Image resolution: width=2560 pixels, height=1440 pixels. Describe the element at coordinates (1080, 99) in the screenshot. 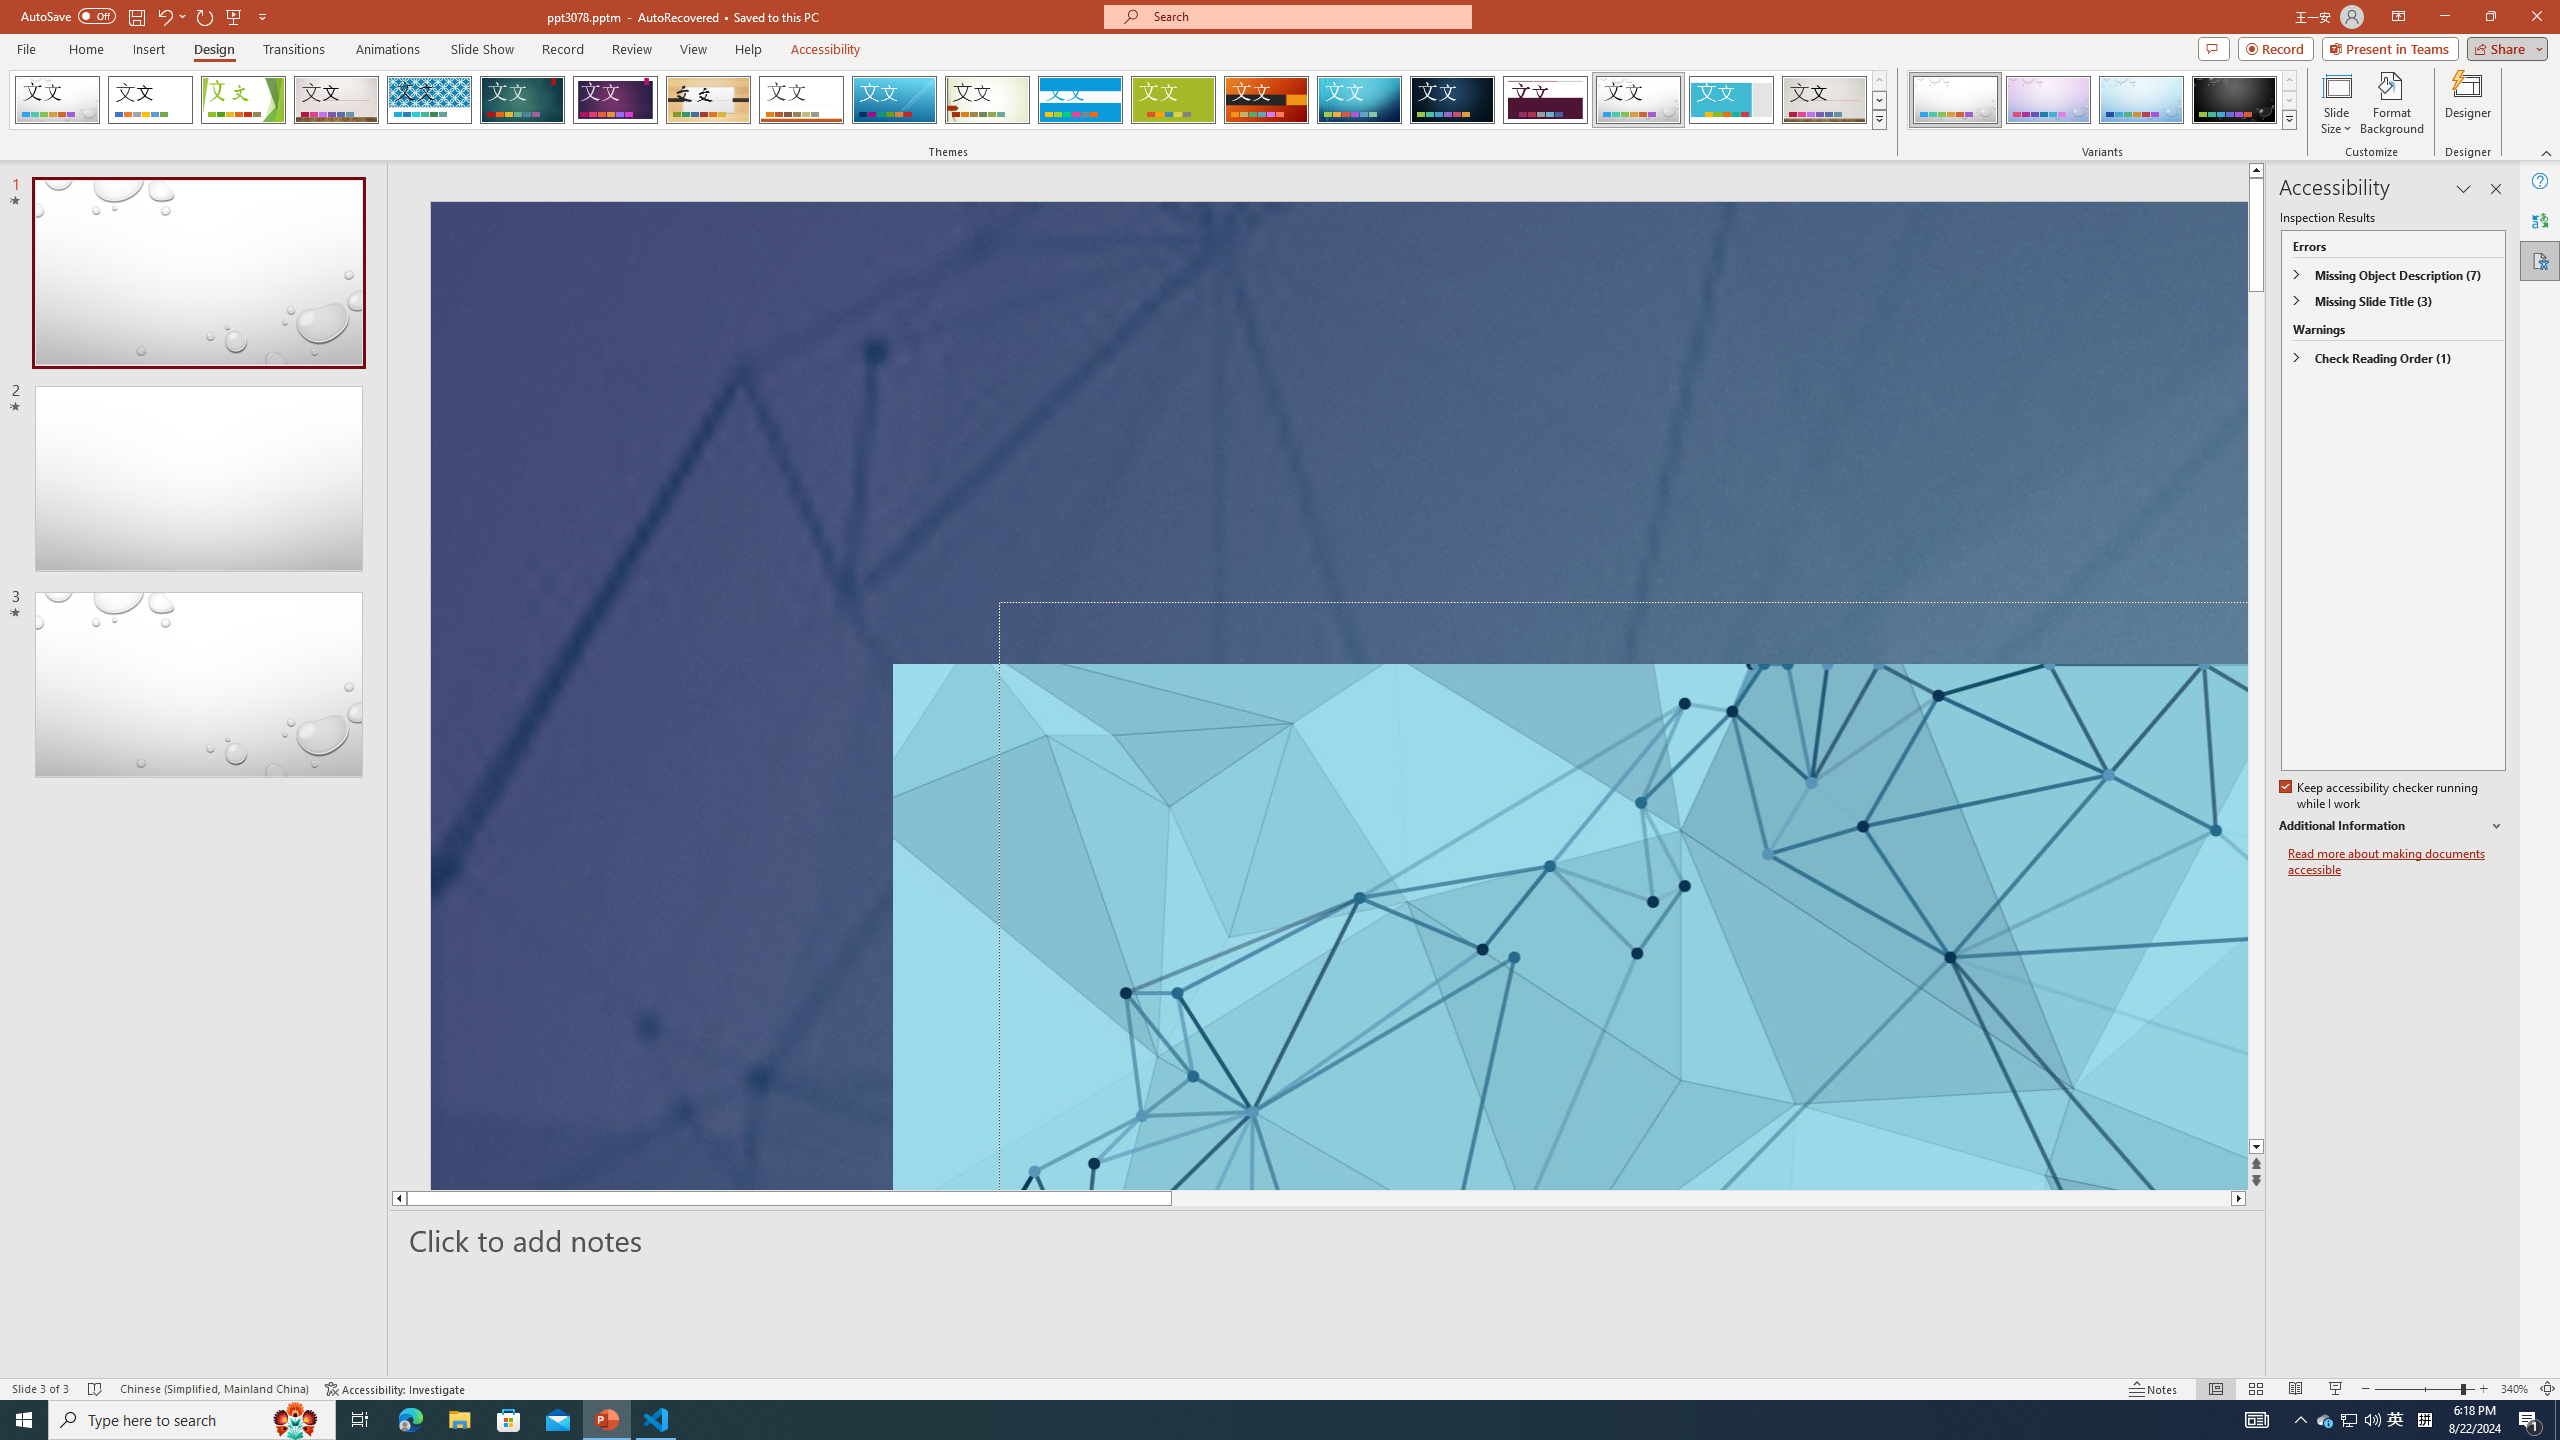

I see `'Banded'` at that location.